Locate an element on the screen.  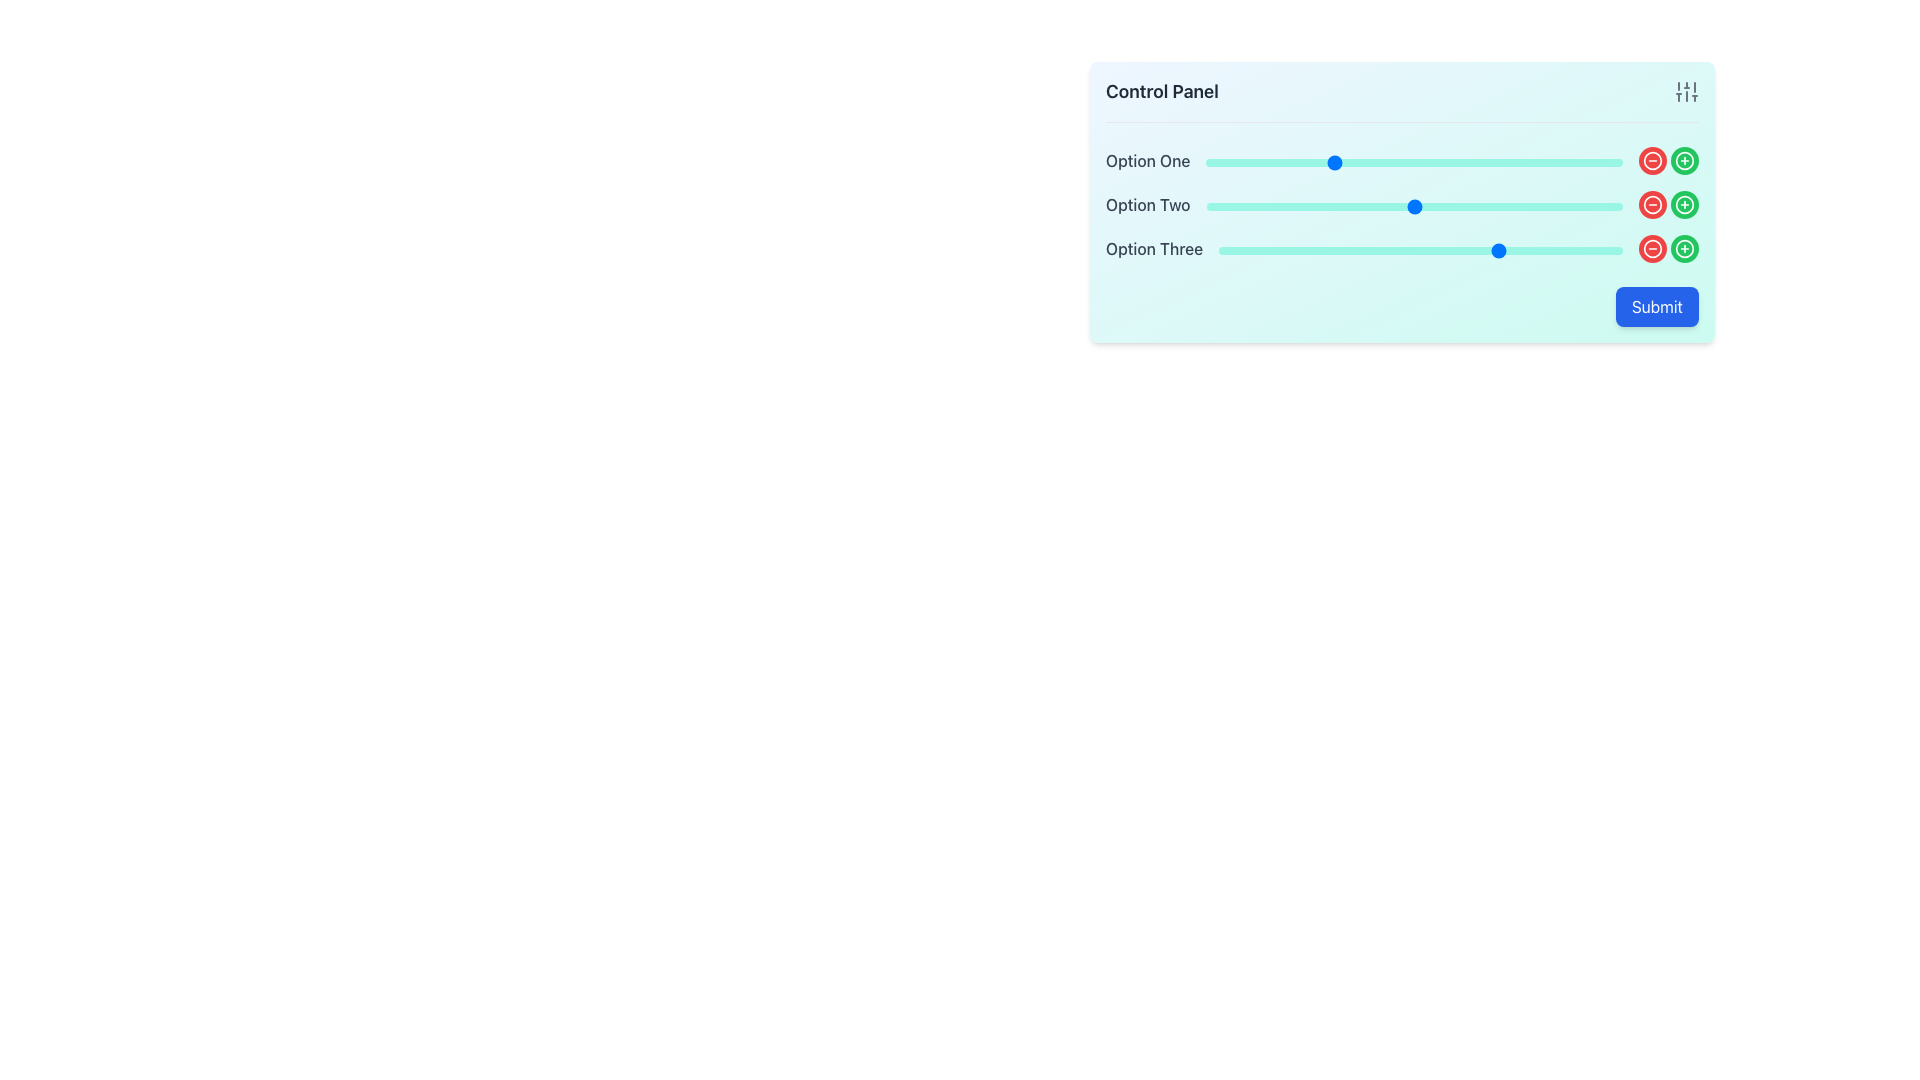
outer circular boundary of the circle-plus icon, which is the third option in the control panel interface is located at coordinates (1683, 204).